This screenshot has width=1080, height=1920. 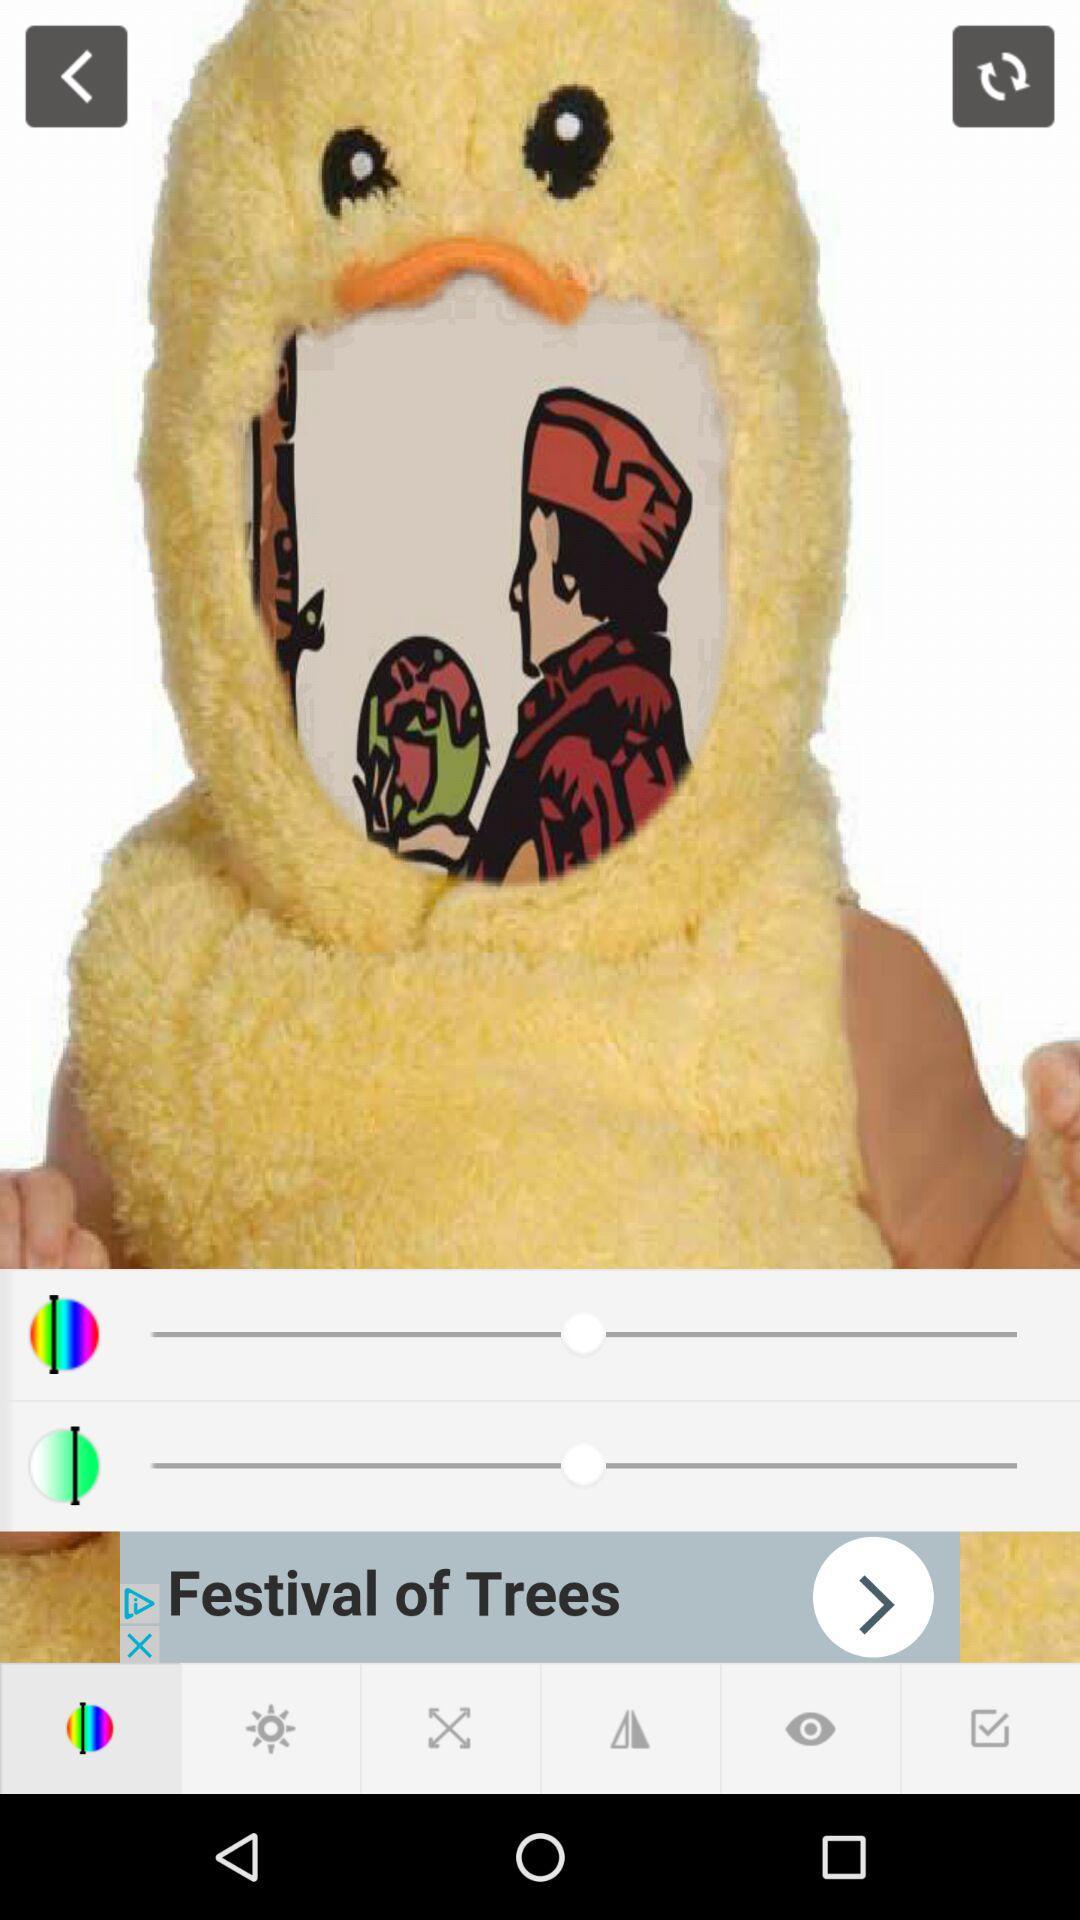 I want to click on the check icon, so click(x=990, y=1727).